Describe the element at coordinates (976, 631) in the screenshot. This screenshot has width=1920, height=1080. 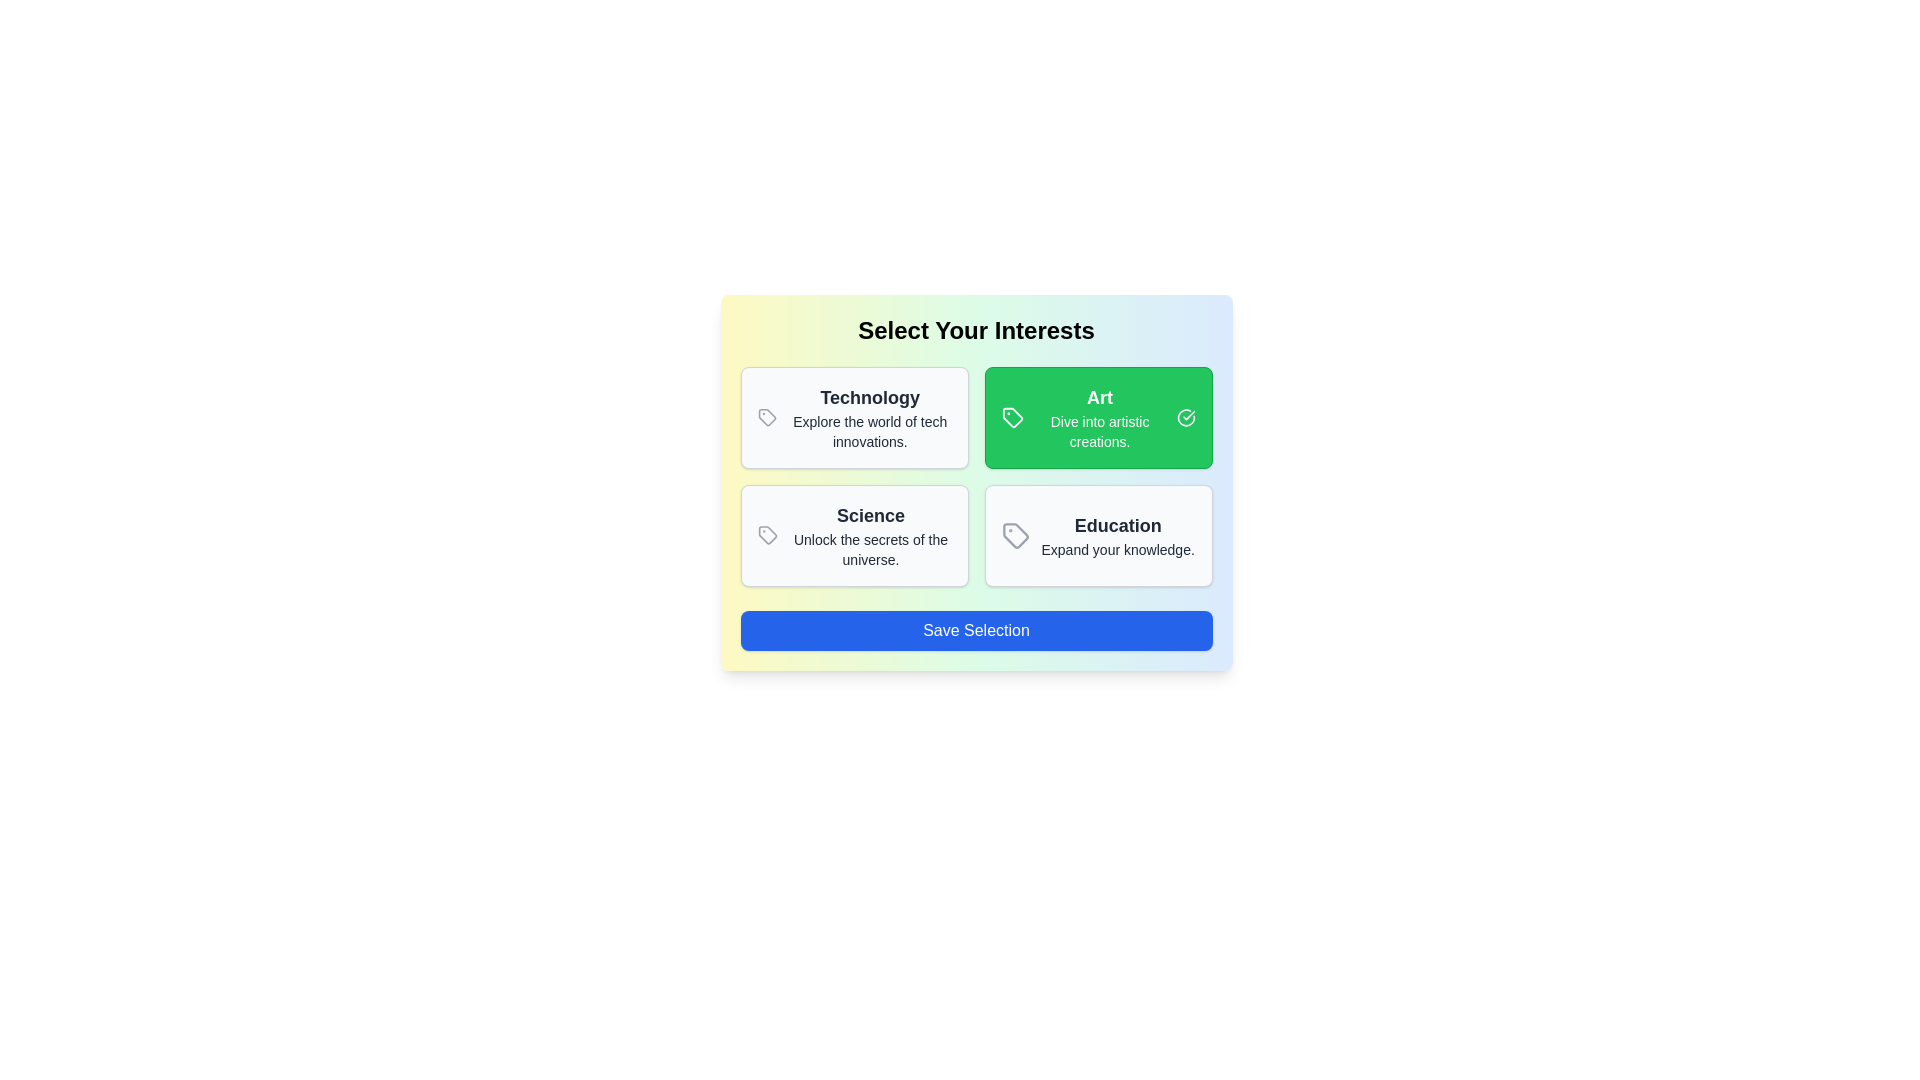
I see `the 'Save Selection' button` at that location.